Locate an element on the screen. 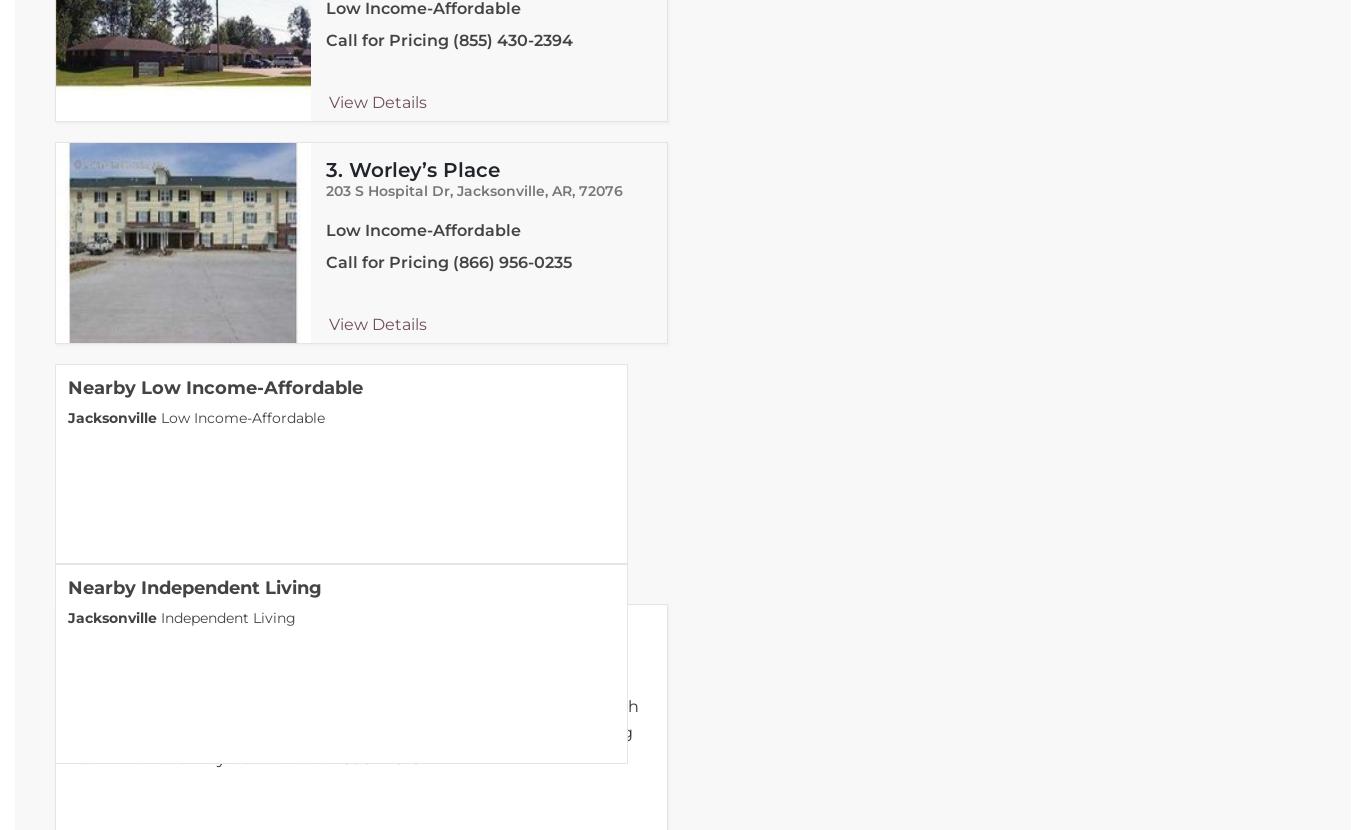 The image size is (1366, 830). 'Read More >' is located at coordinates (382, 758).